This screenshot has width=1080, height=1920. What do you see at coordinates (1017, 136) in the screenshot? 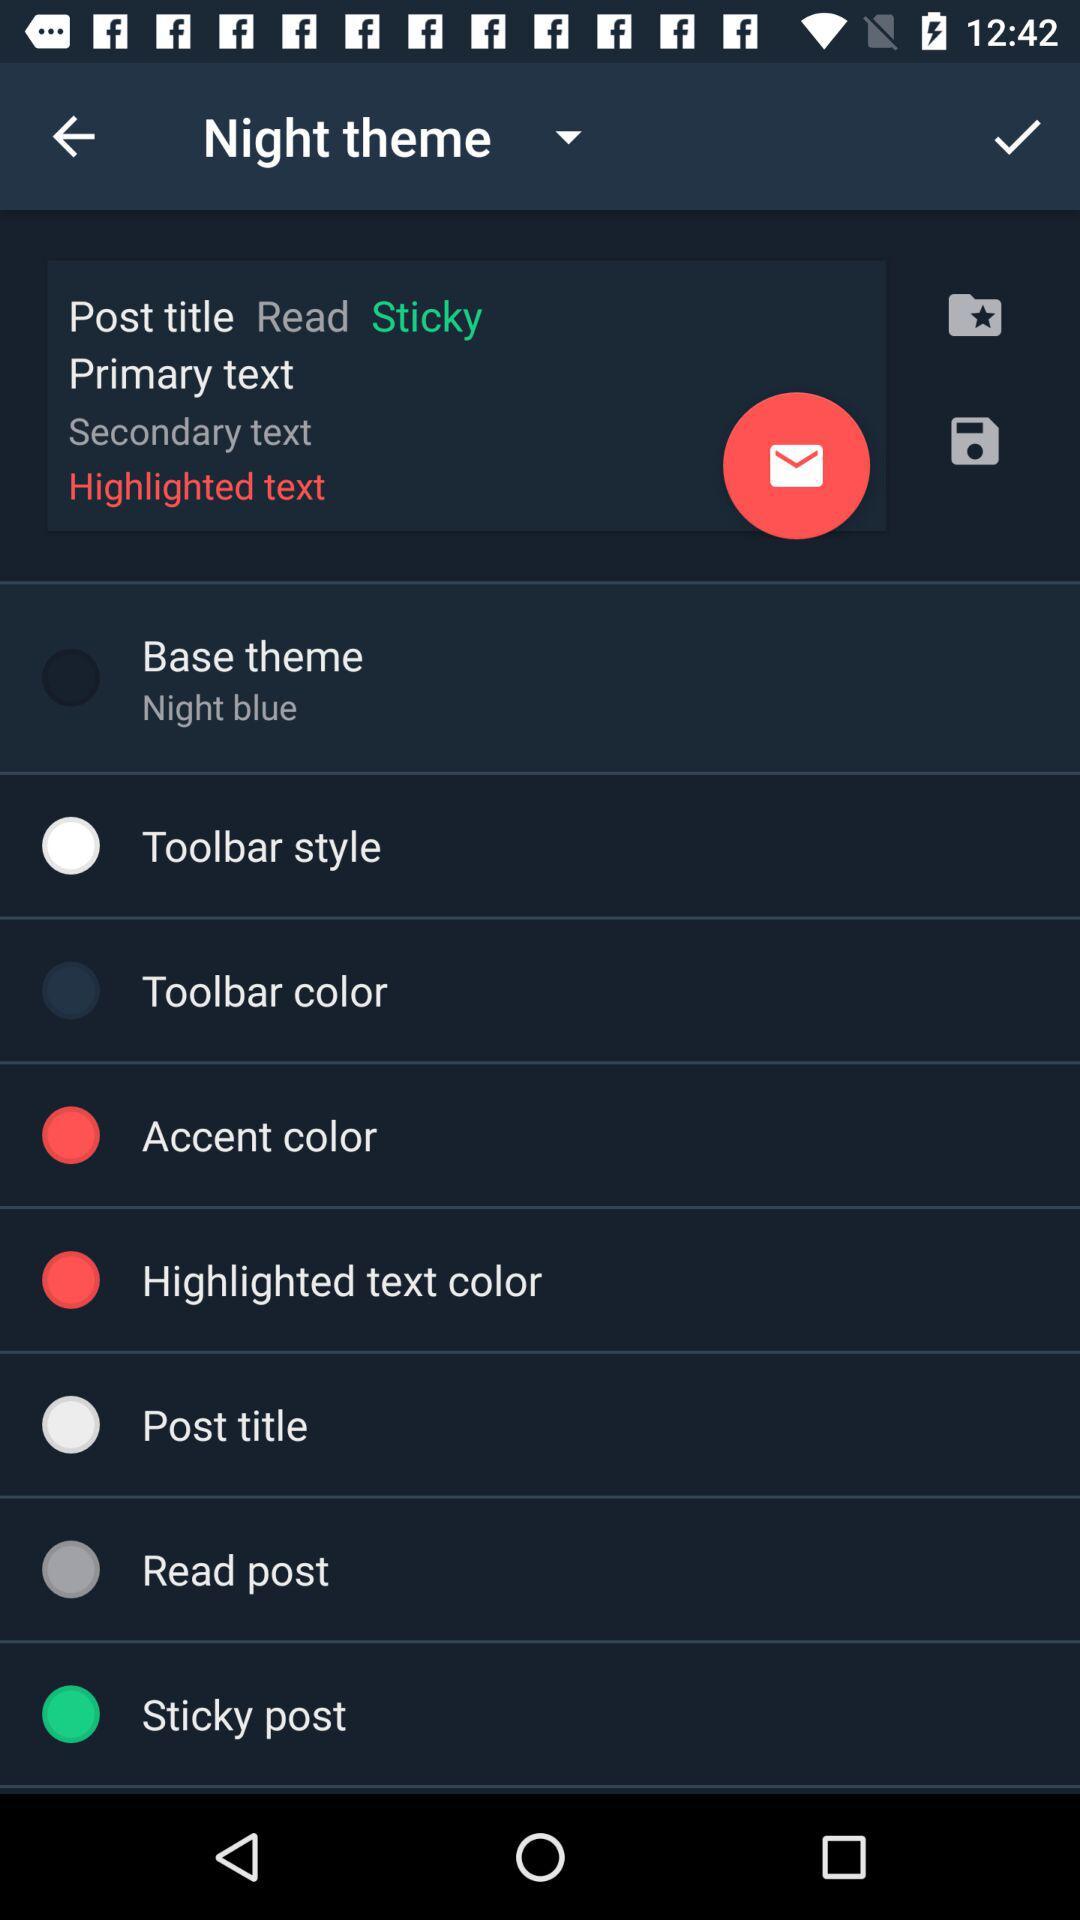
I see `the button at top right corner of the page` at bounding box center [1017, 136].